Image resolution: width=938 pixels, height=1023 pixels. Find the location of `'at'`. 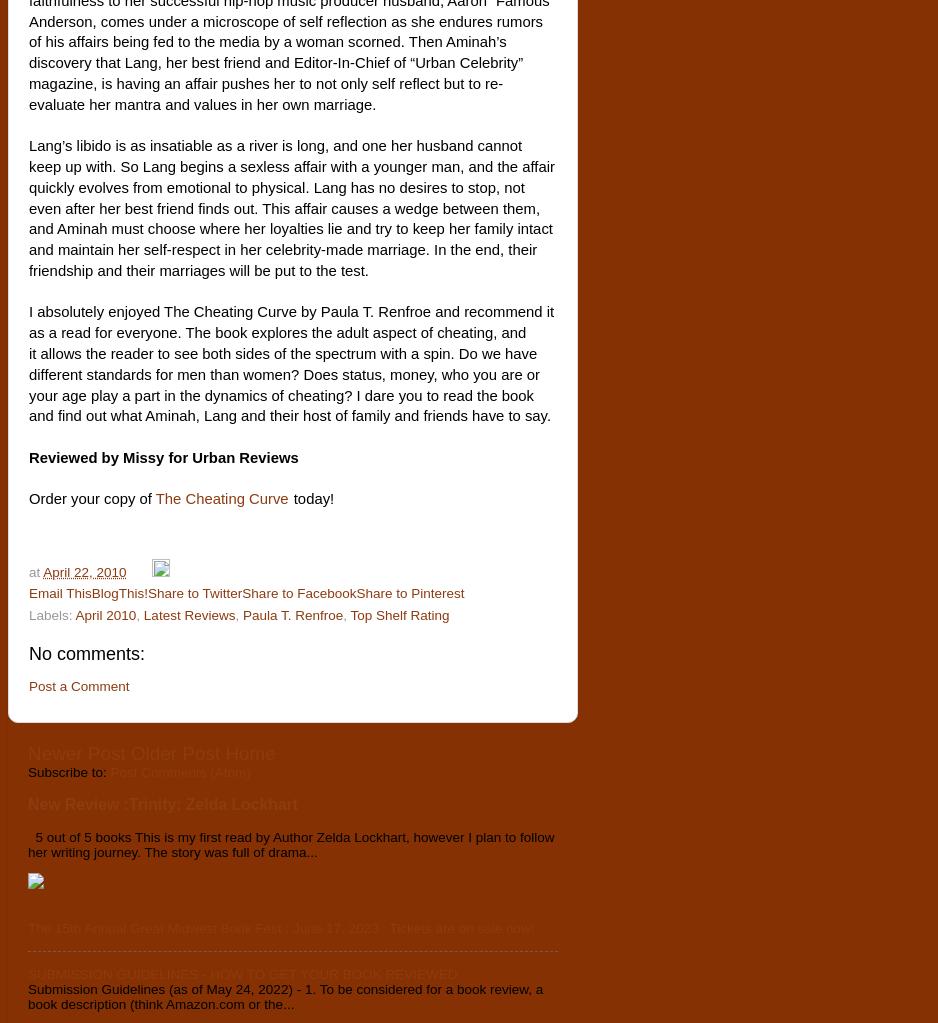

'at' is located at coordinates (35, 571).